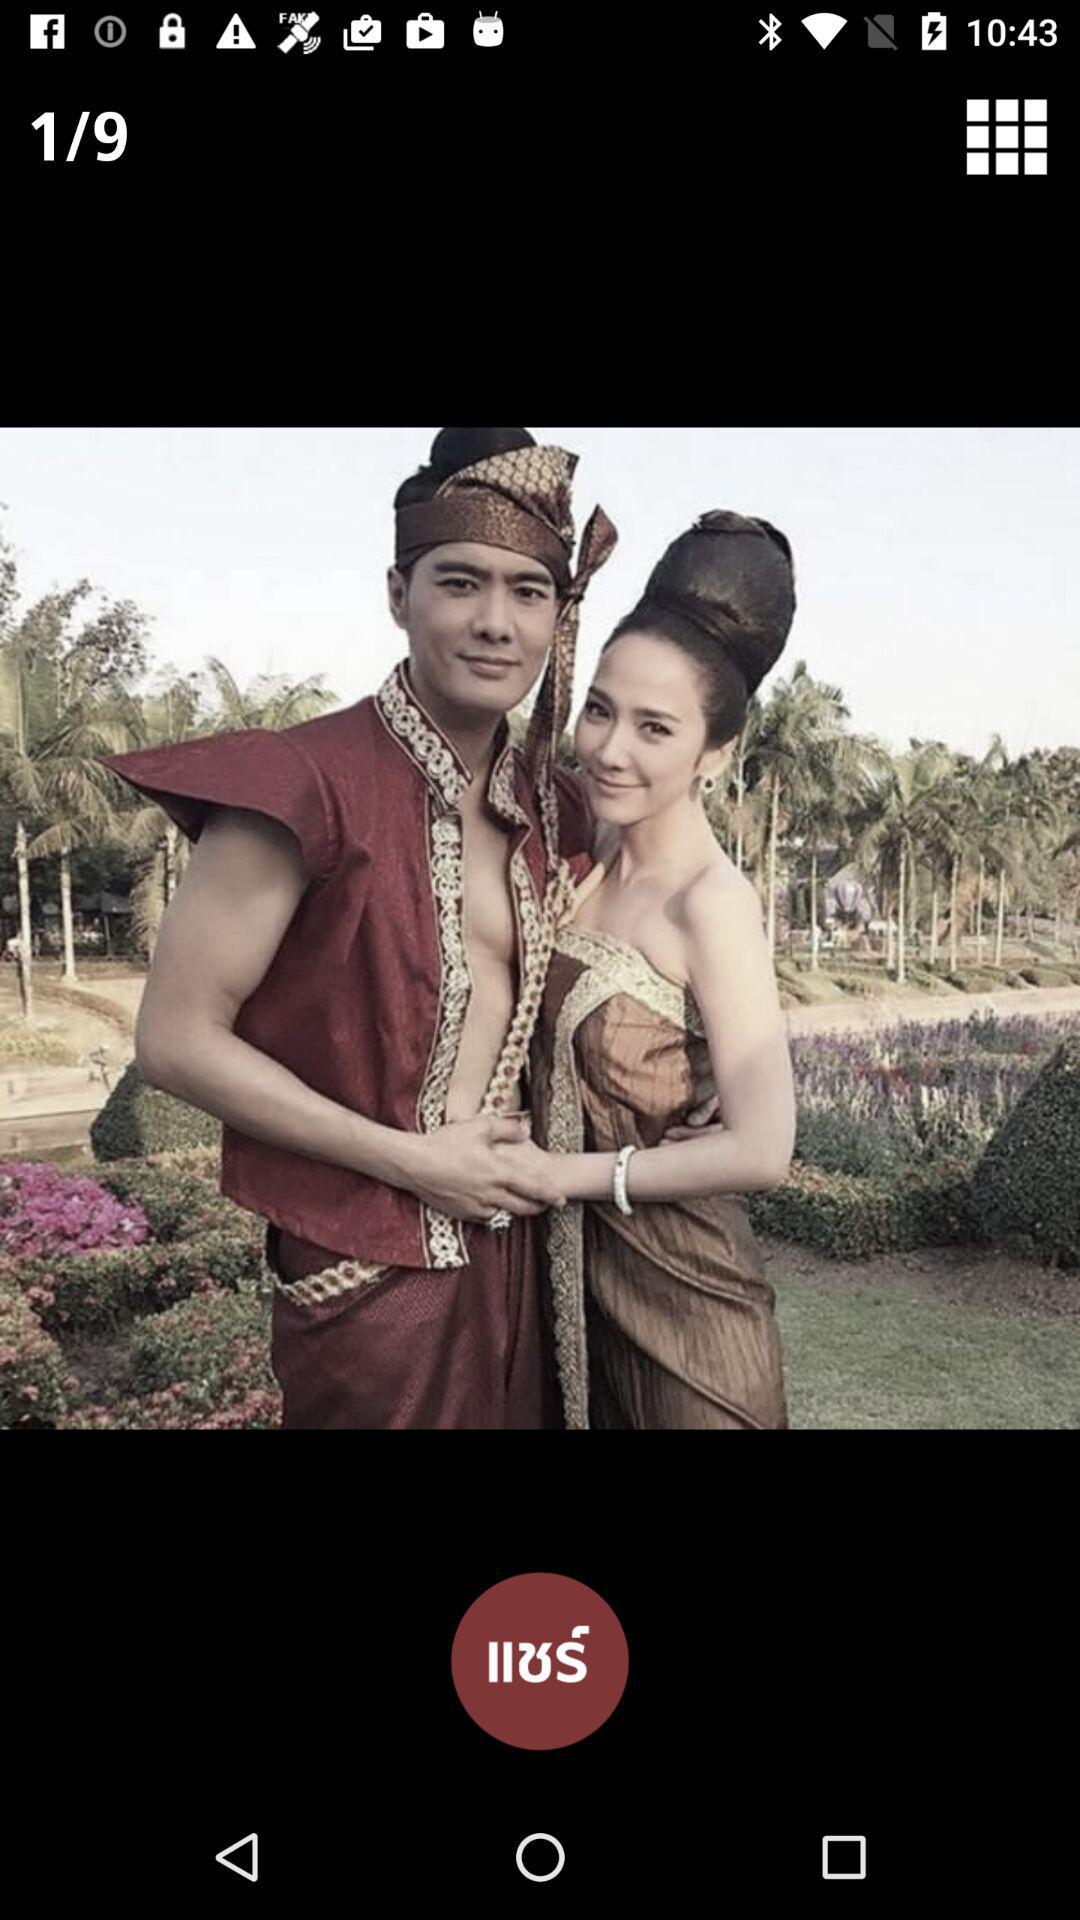 The width and height of the screenshot is (1080, 1920). What do you see at coordinates (1019, 135) in the screenshot?
I see `icon next to /9` at bounding box center [1019, 135].